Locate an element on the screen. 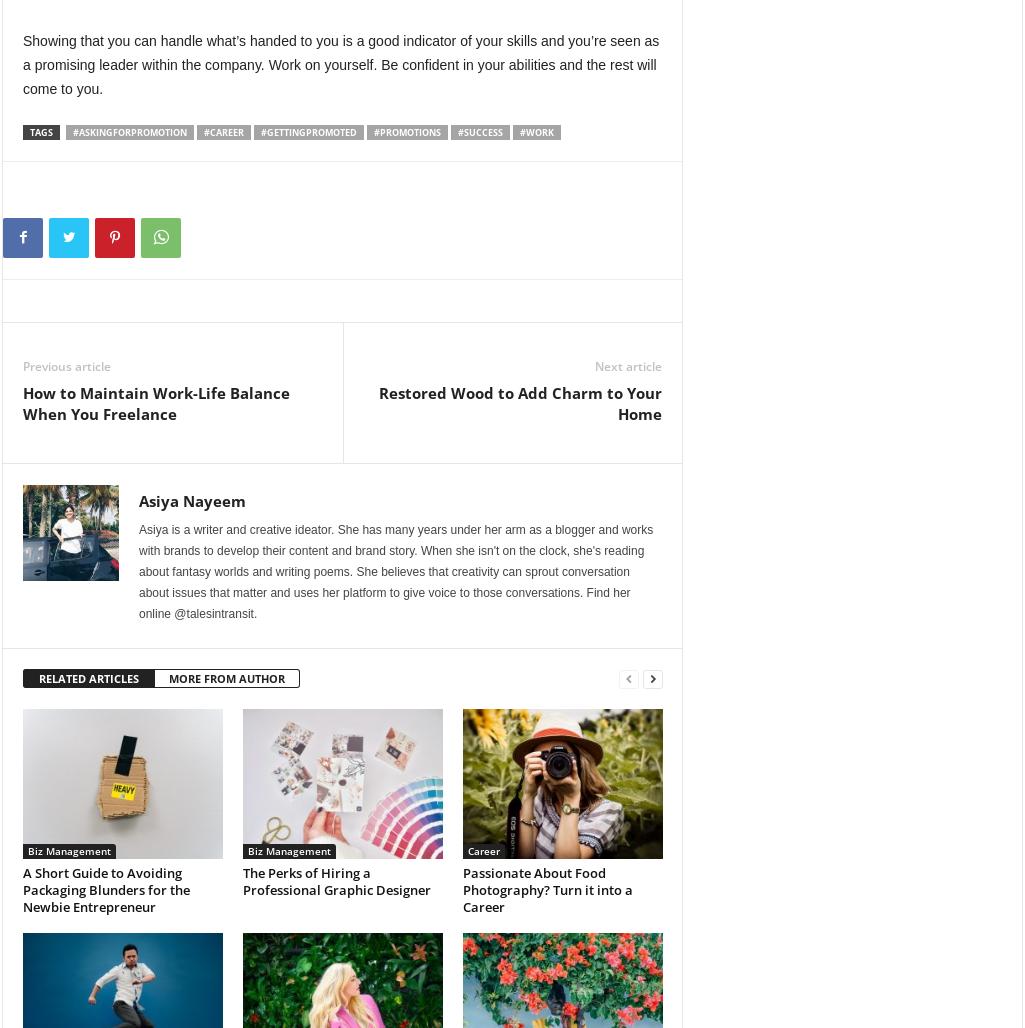 This screenshot has width=1025, height=1028. 'How to Maintain Work-Life Balance When You Freelance' is located at coordinates (155, 403).